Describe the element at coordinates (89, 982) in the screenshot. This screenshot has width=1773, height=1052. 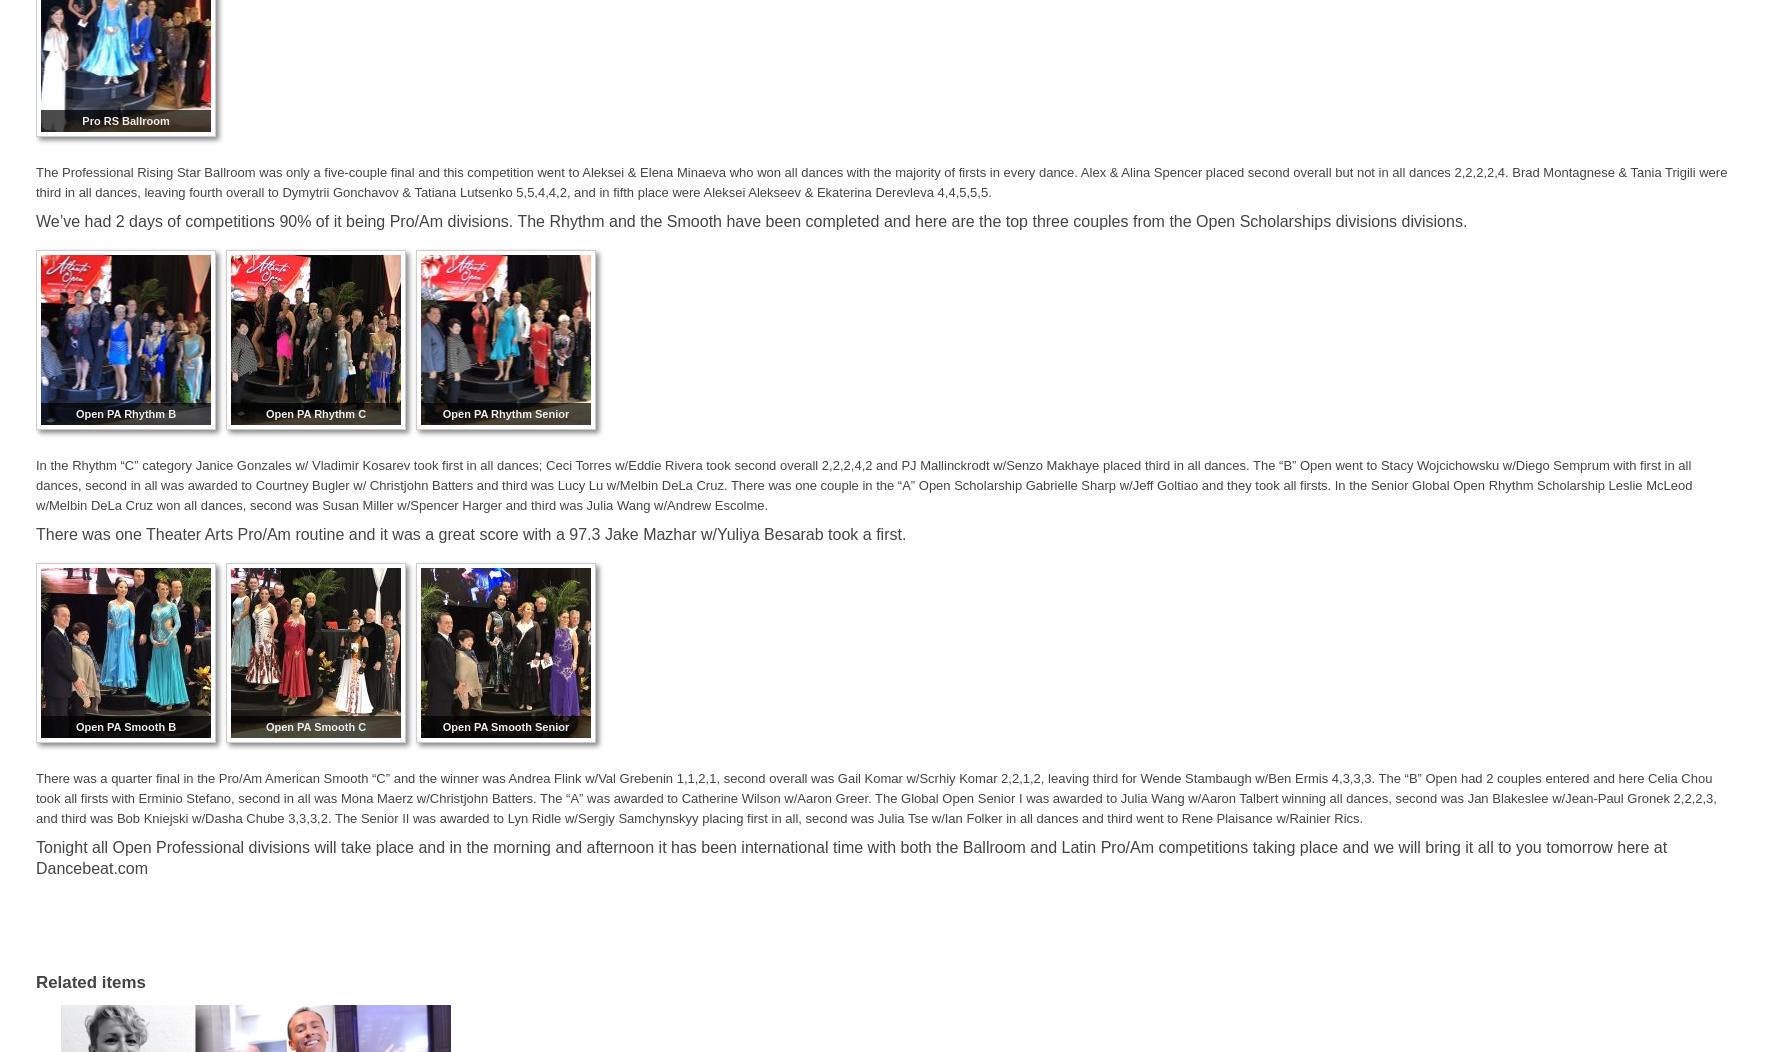
I see `'Related items'` at that location.